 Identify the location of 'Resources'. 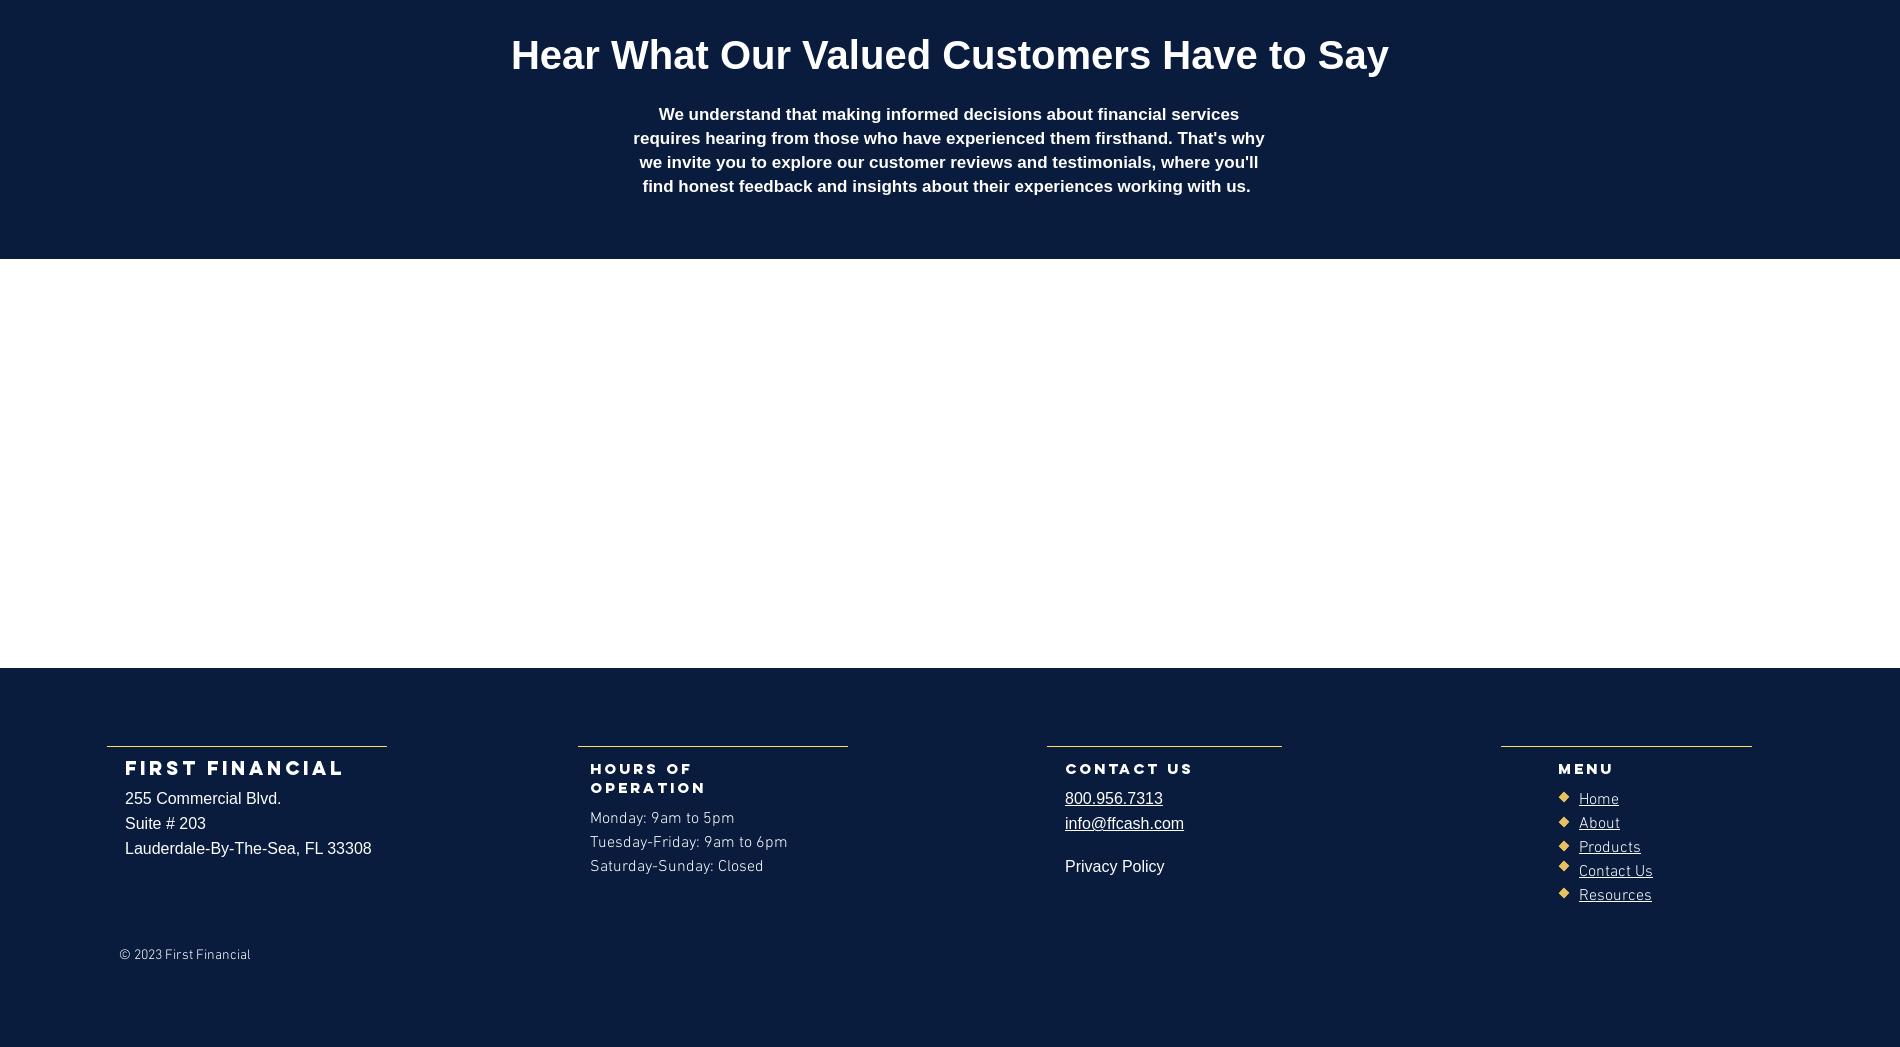
(1615, 893).